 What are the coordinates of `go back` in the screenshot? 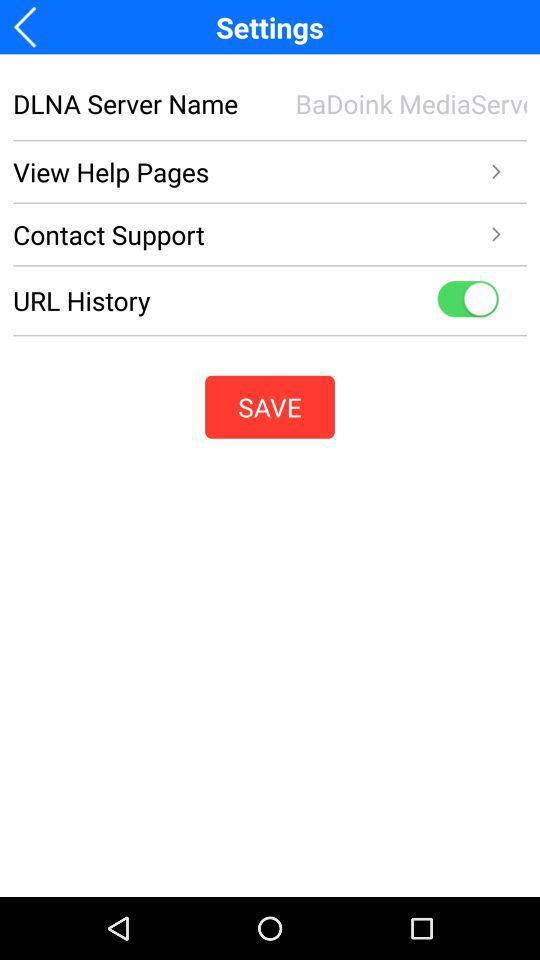 It's located at (30, 26).